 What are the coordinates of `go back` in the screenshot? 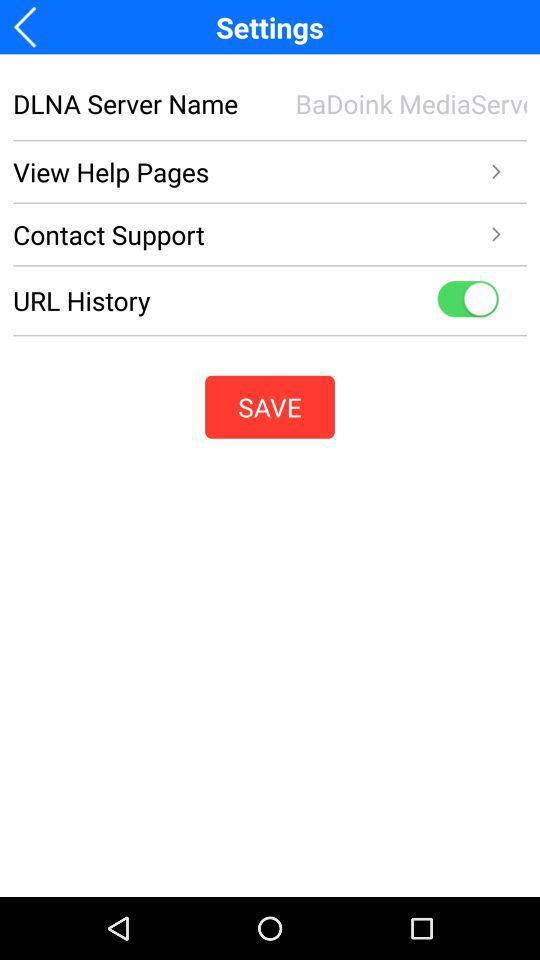 It's located at (30, 26).